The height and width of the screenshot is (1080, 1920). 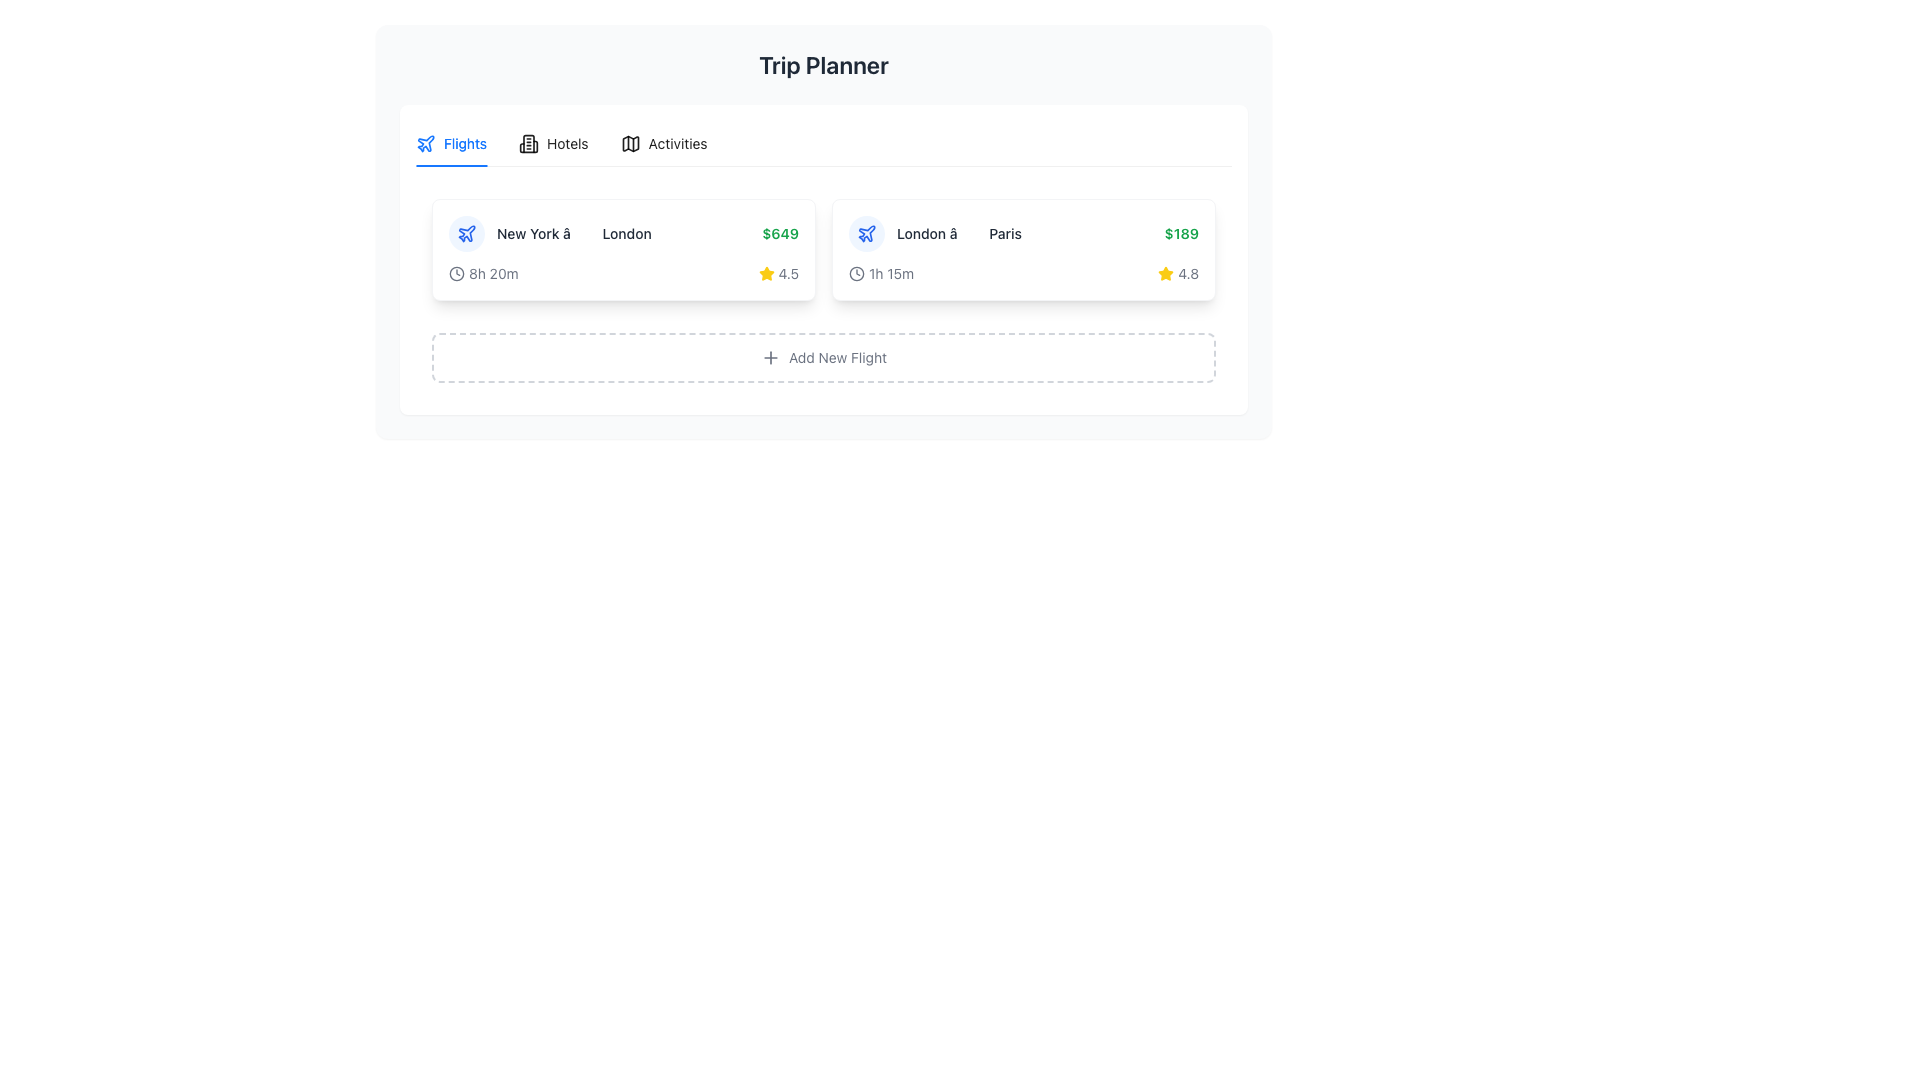 What do you see at coordinates (629, 142) in the screenshot?
I see `the third icon in the navigation bar that represents the 'Activities' section, which is located next to the text 'Activities'` at bounding box center [629, 142].